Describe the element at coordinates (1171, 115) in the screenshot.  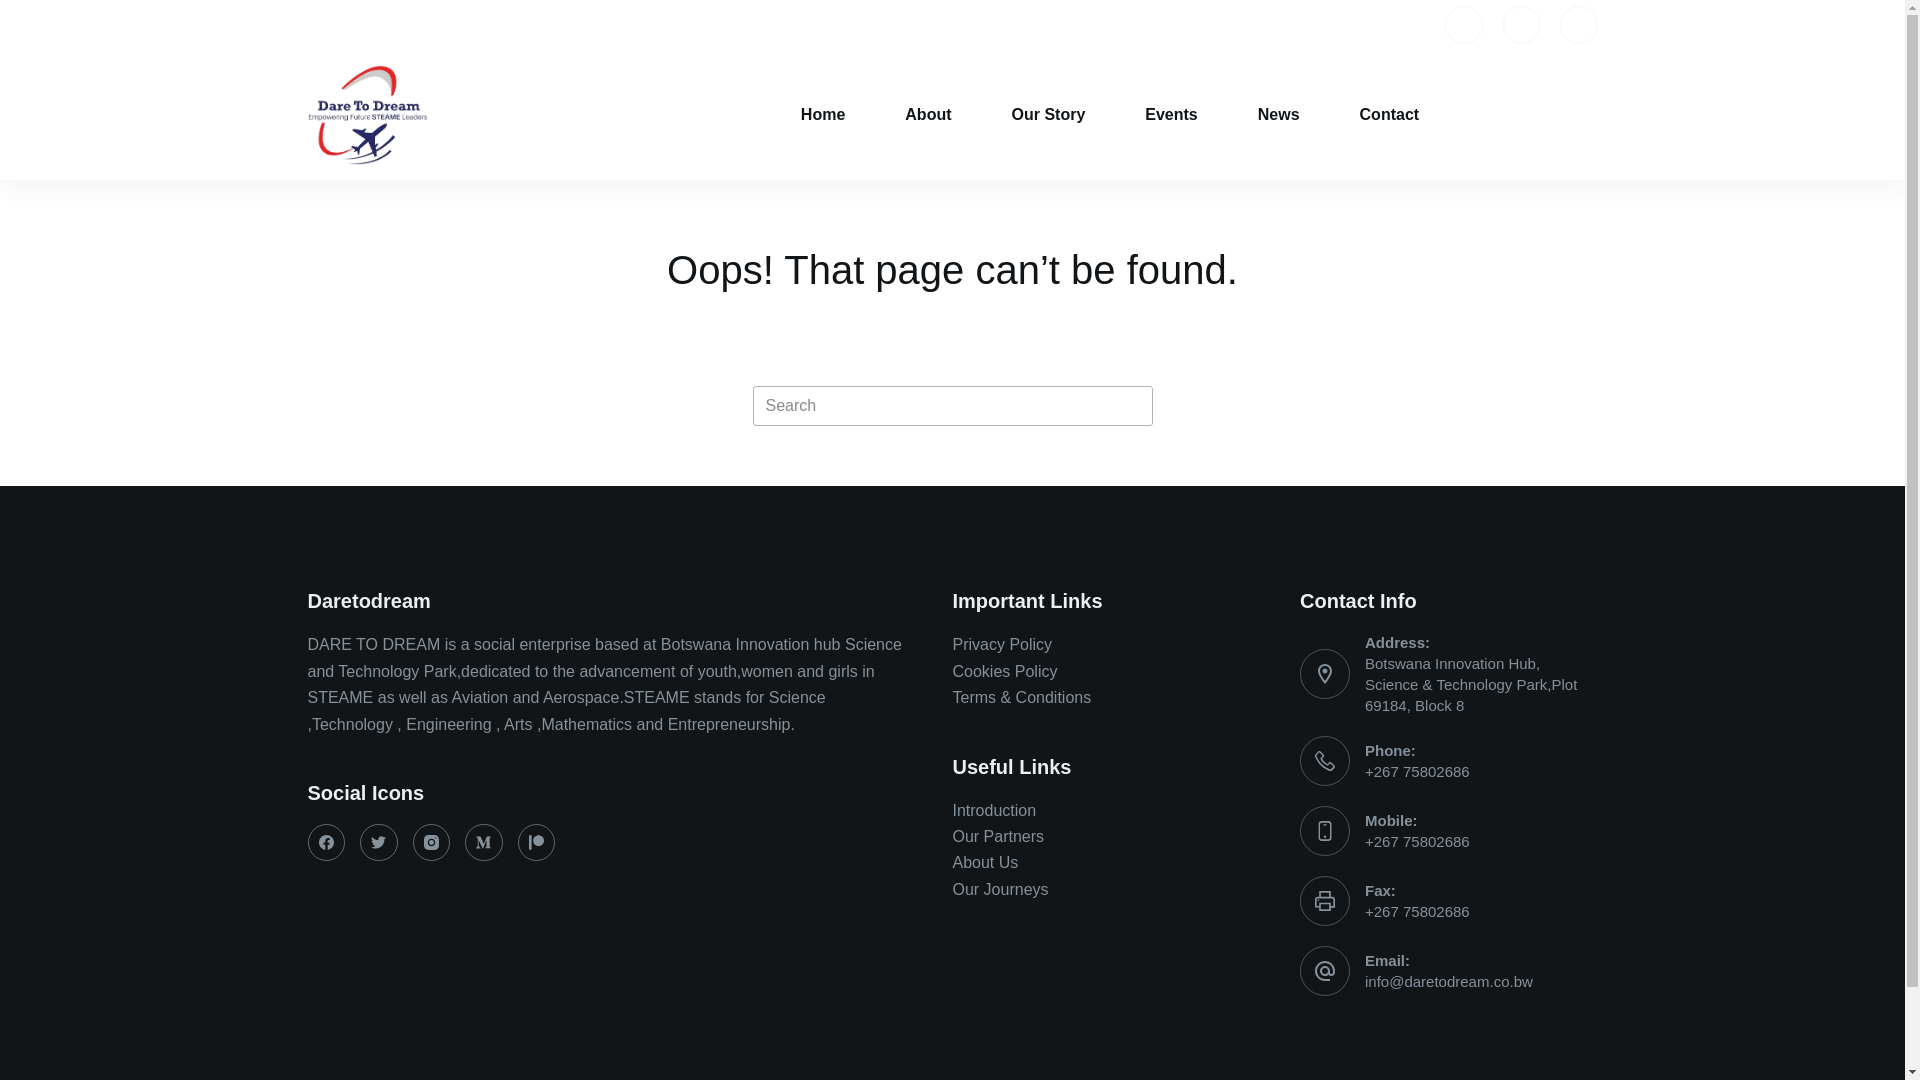
I see `'Events'` at that location.